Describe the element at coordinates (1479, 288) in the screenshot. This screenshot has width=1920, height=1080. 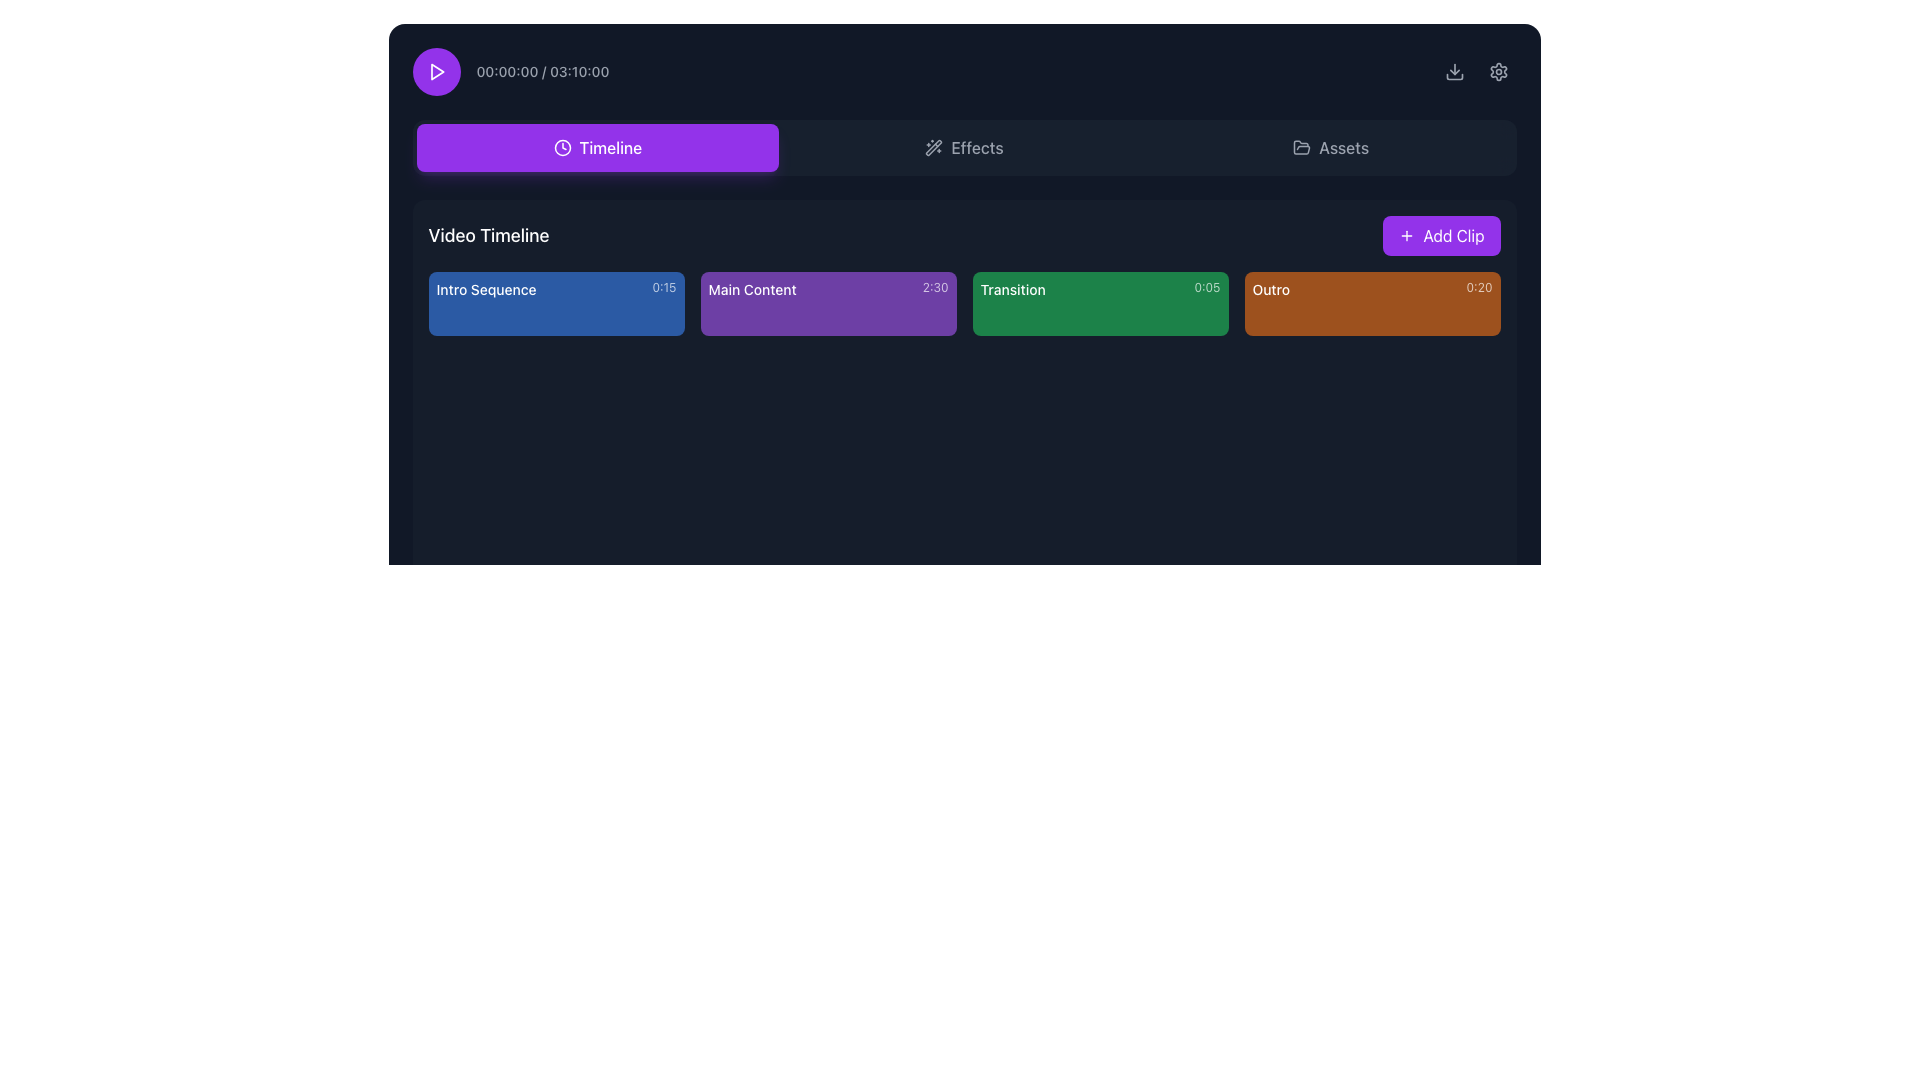
I see `the Text label representing the duration of the 'Outro' segment in the orange 'Outro' bar located in the 'Video Timeline' section` at that location.